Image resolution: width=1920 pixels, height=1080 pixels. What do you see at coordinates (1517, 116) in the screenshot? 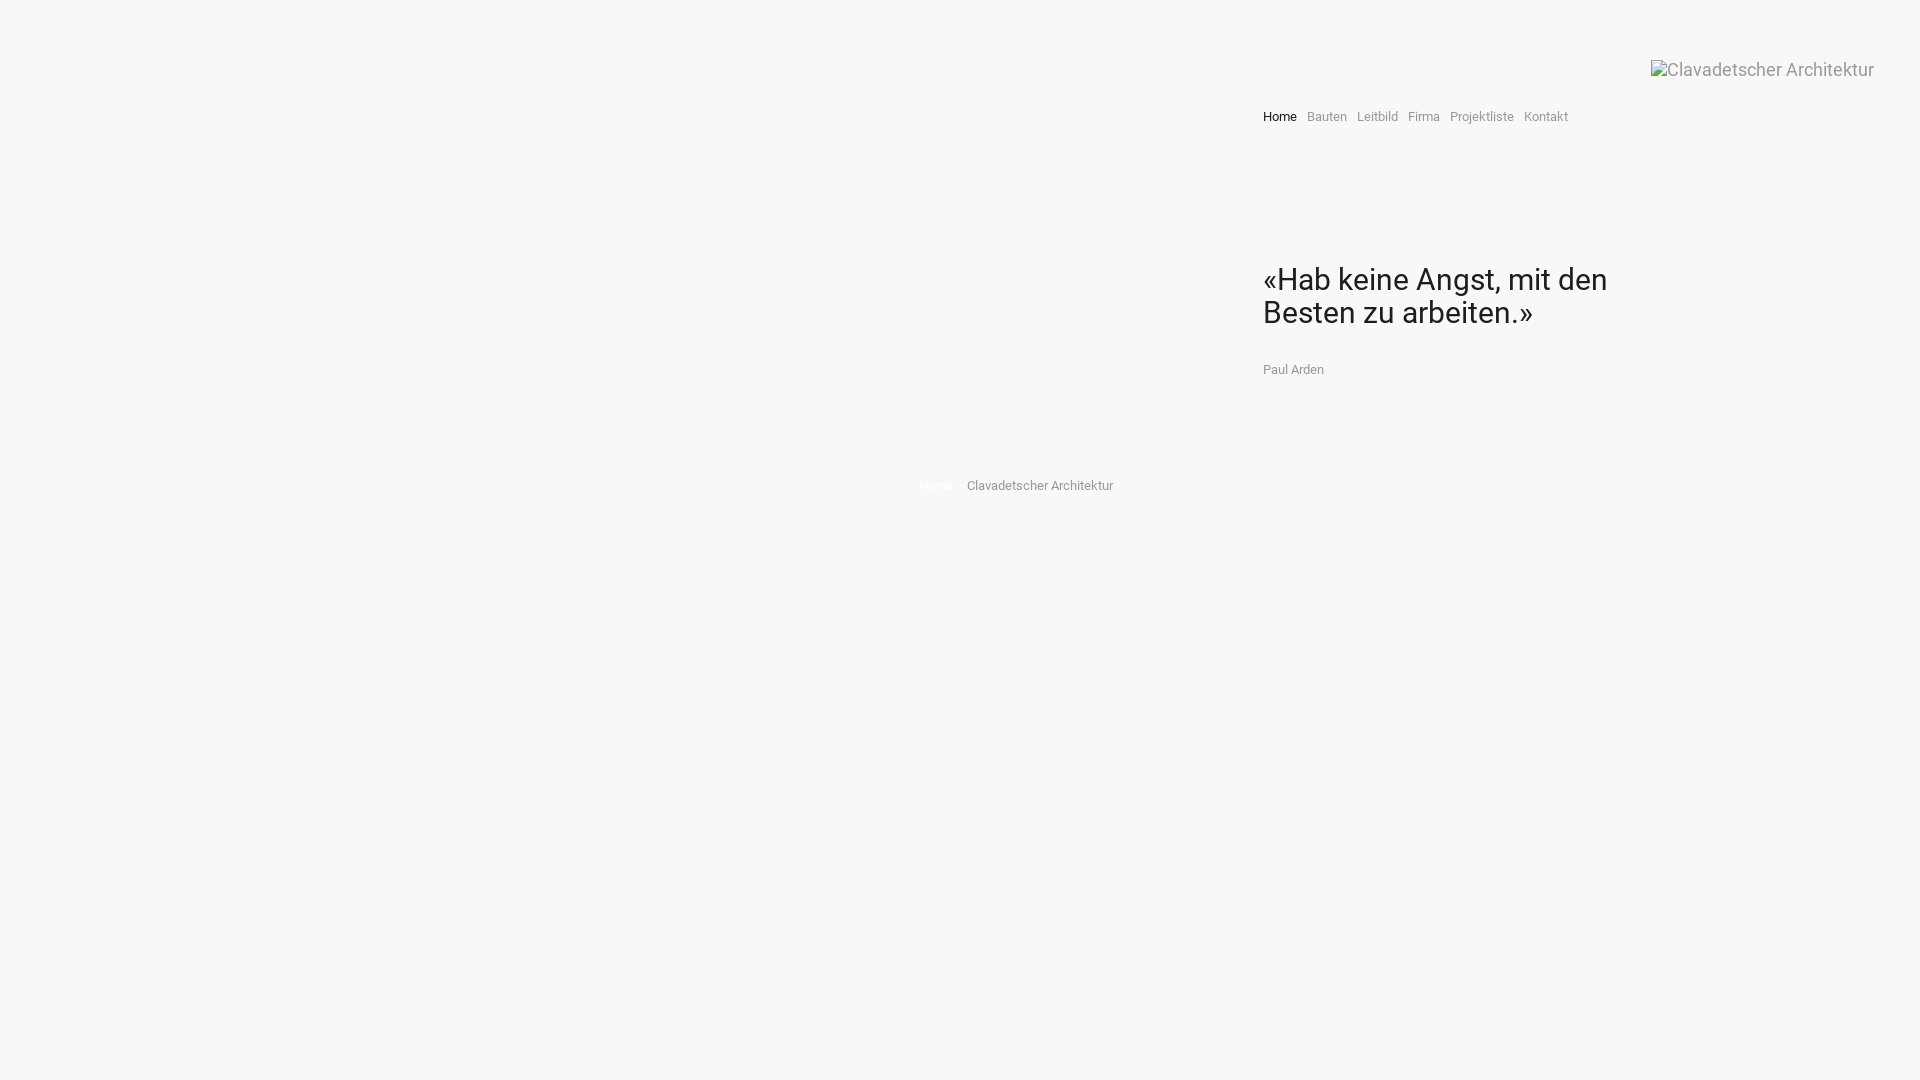
I see `'Kontakt'` at bounding box center [1517, 116].